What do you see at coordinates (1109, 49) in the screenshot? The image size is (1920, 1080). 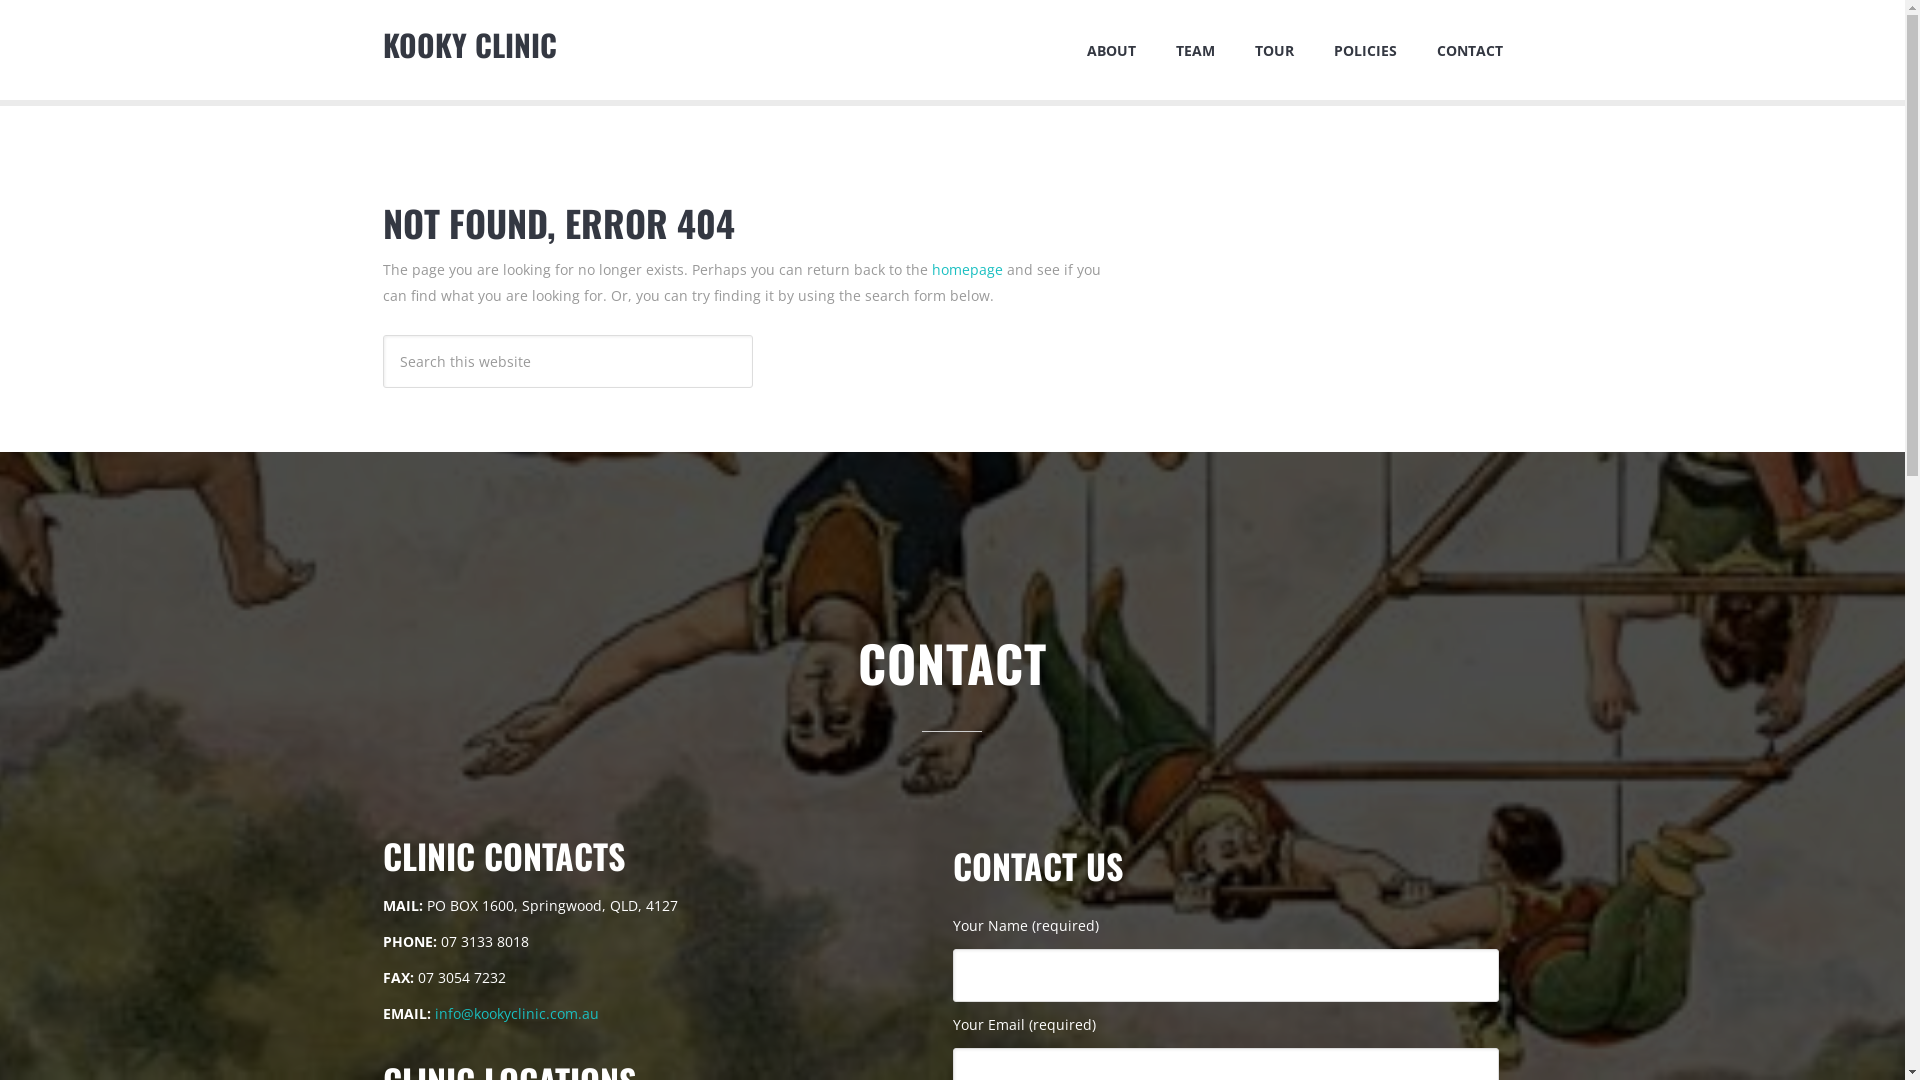 I see `'ABOUT'` at bounding box center [1109, 49].